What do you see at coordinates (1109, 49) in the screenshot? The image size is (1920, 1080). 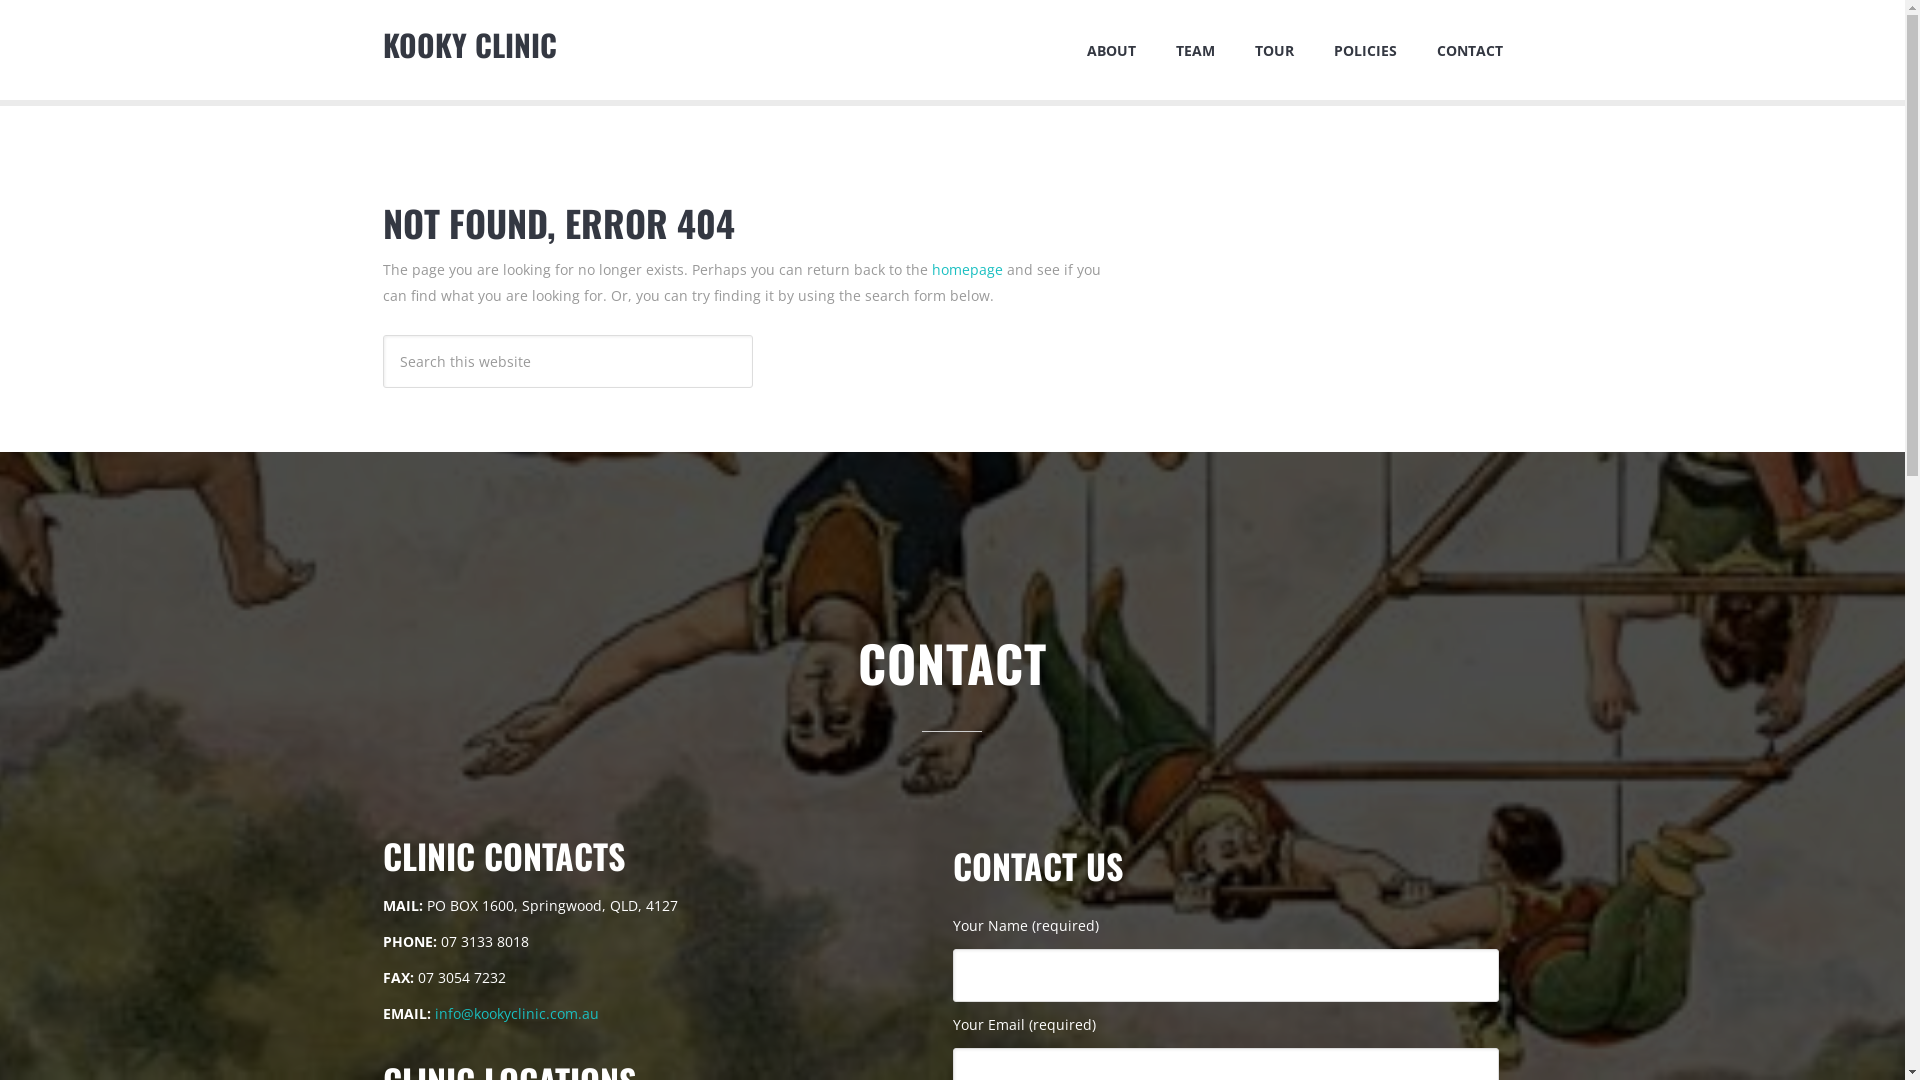 I see `'ABOUT'` at bounding box center [1109, 49].